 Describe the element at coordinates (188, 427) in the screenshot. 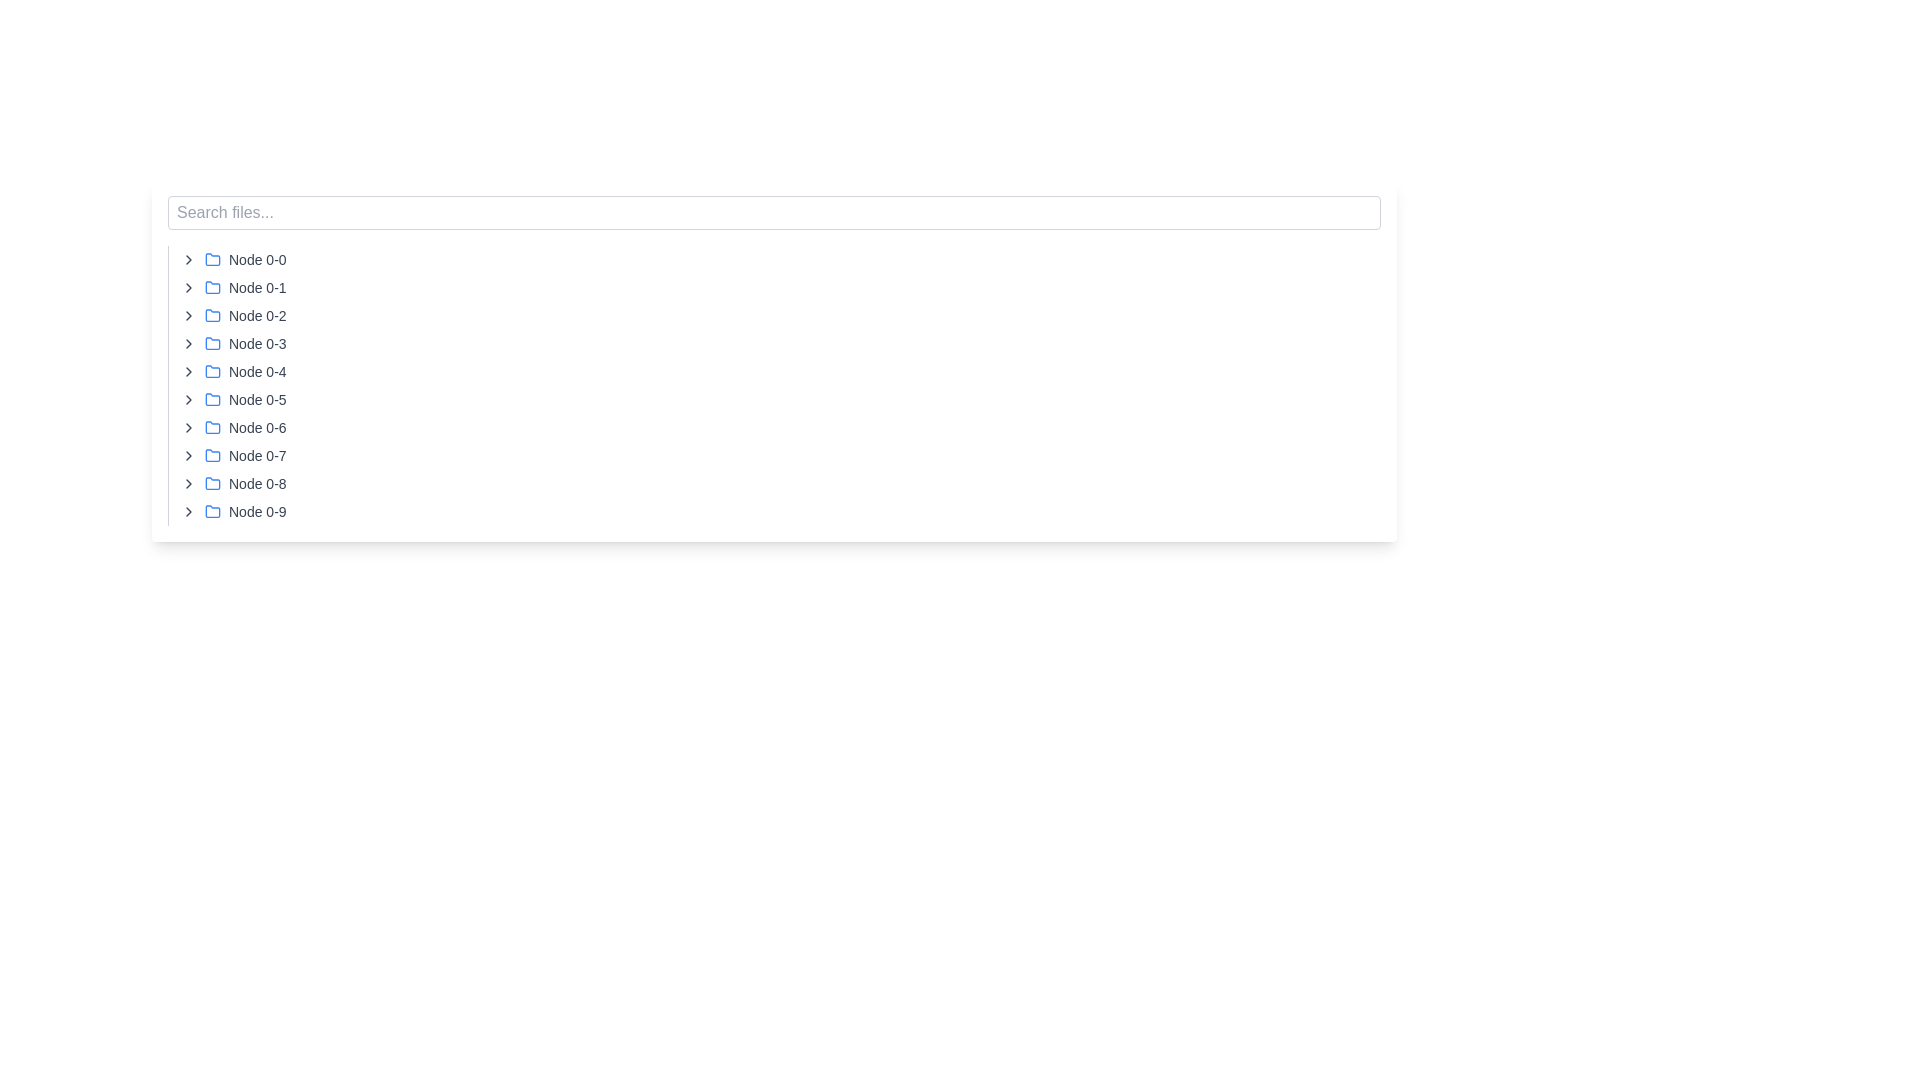

I see `the chevron button on the leftmost side of the row representing 'Node 0-6'` at that location.